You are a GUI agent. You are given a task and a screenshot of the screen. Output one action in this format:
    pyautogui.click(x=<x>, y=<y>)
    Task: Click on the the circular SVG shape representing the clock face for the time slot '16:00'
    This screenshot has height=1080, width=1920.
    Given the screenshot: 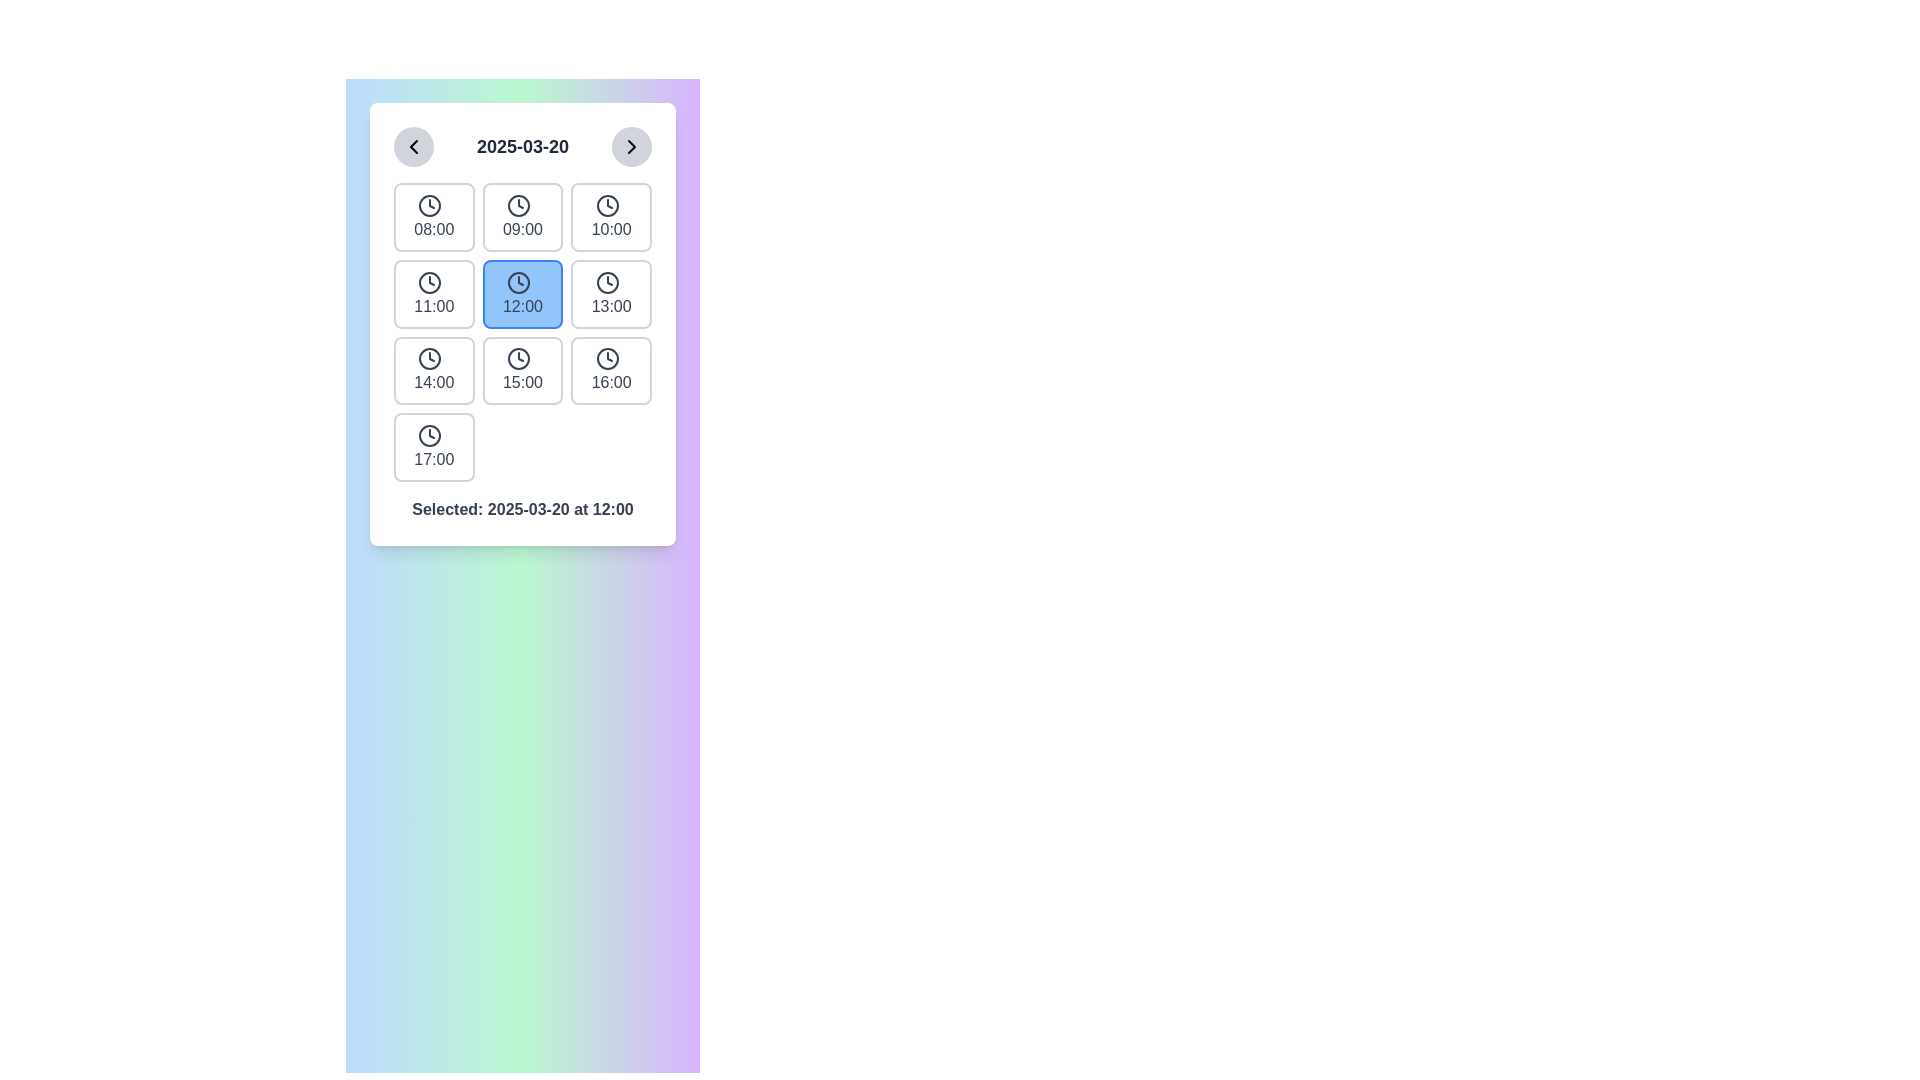 What is the action you would take?
    pyautogui.click(x=606, y=358)
    